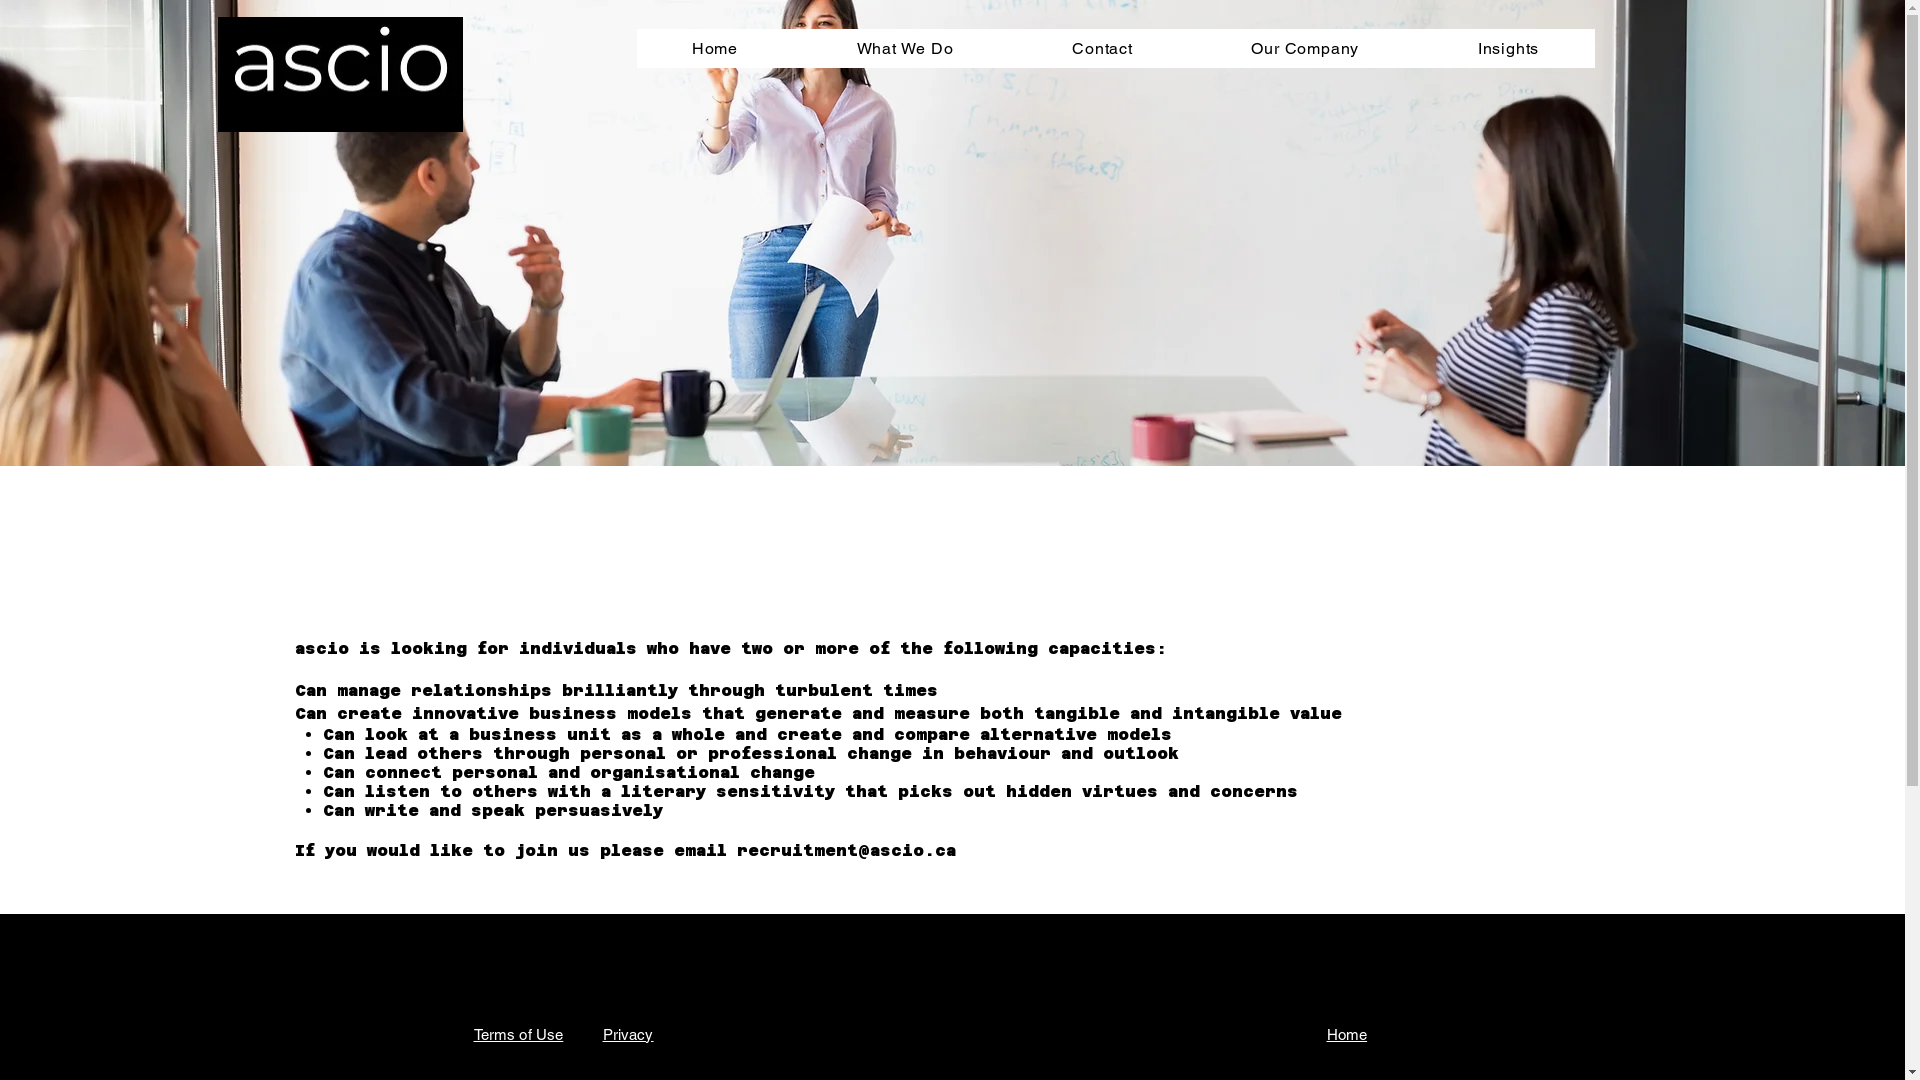 The height and width of the screenshot is (1080, 1920). Describe the element at coordinates (904, 47) in the screenshot. I see `'What We Do'` at that location.